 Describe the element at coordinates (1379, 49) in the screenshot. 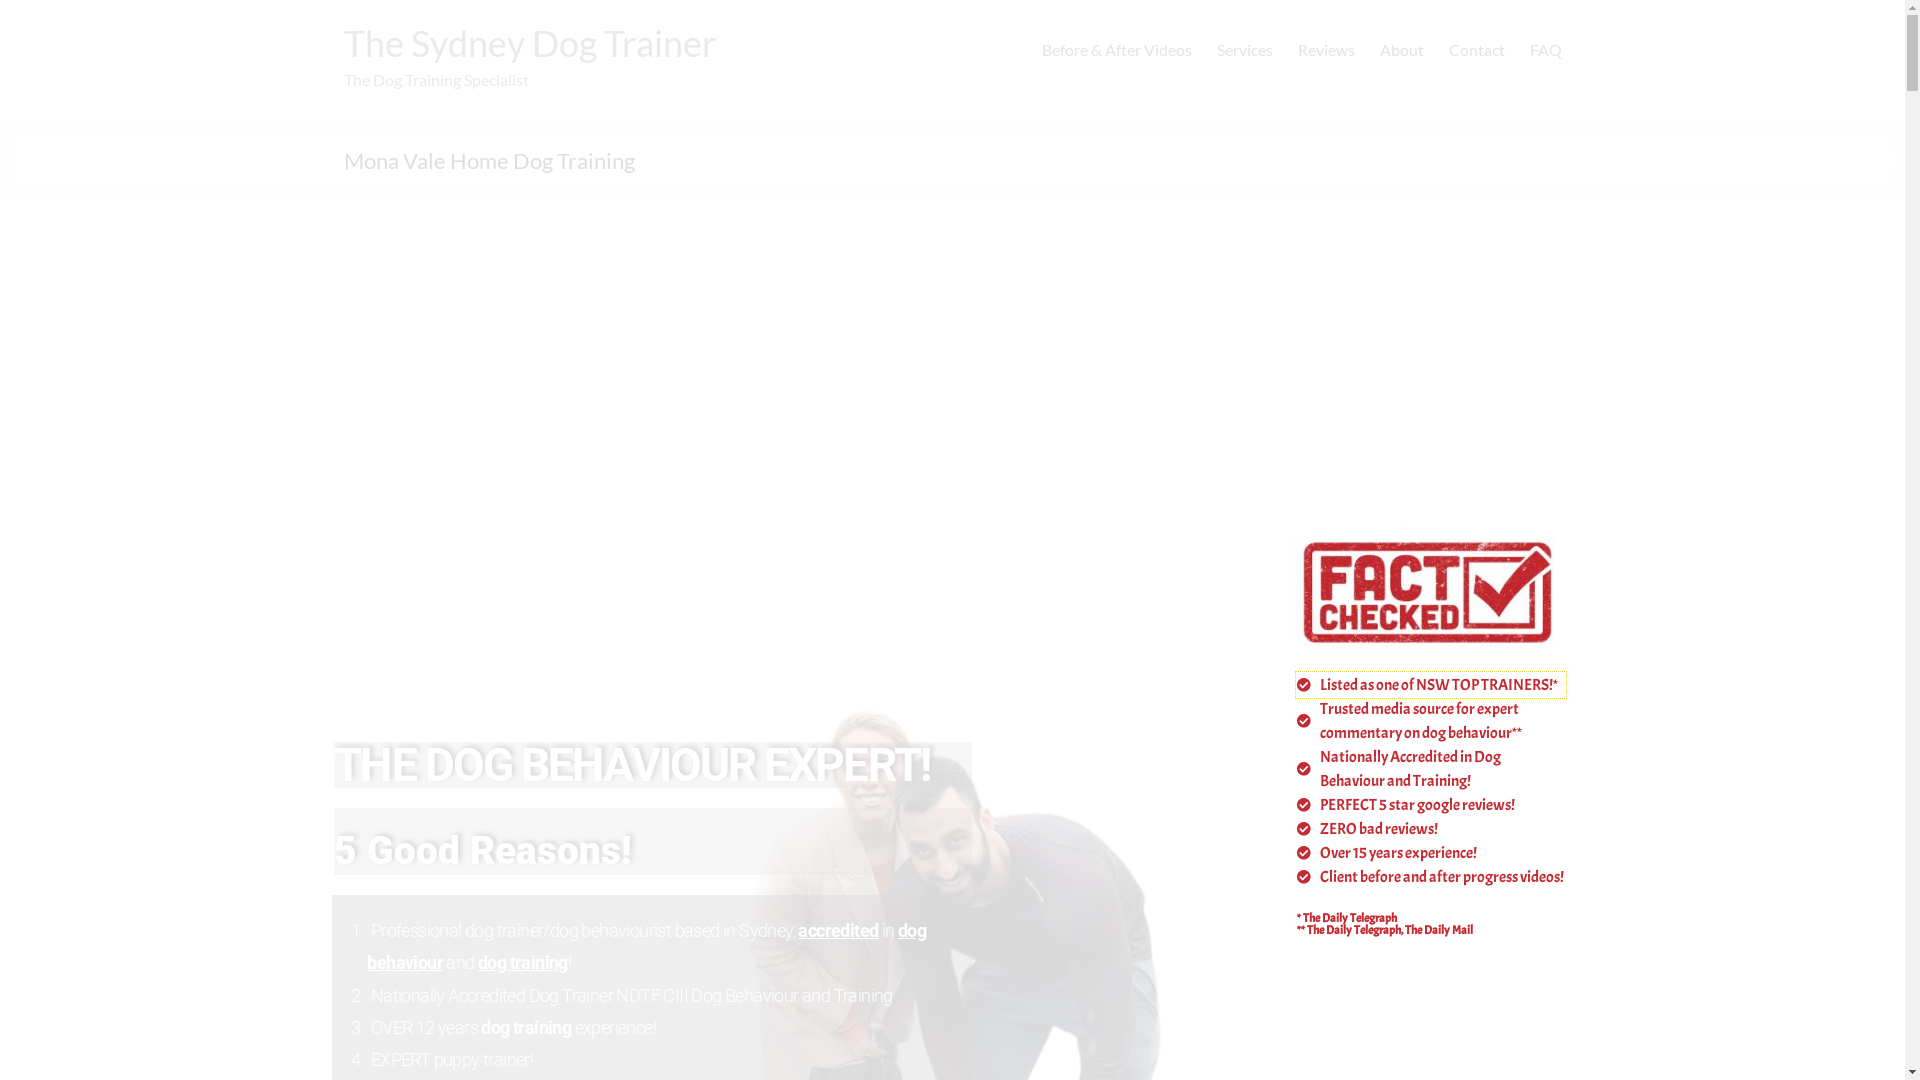

I see `'About'` at that location.